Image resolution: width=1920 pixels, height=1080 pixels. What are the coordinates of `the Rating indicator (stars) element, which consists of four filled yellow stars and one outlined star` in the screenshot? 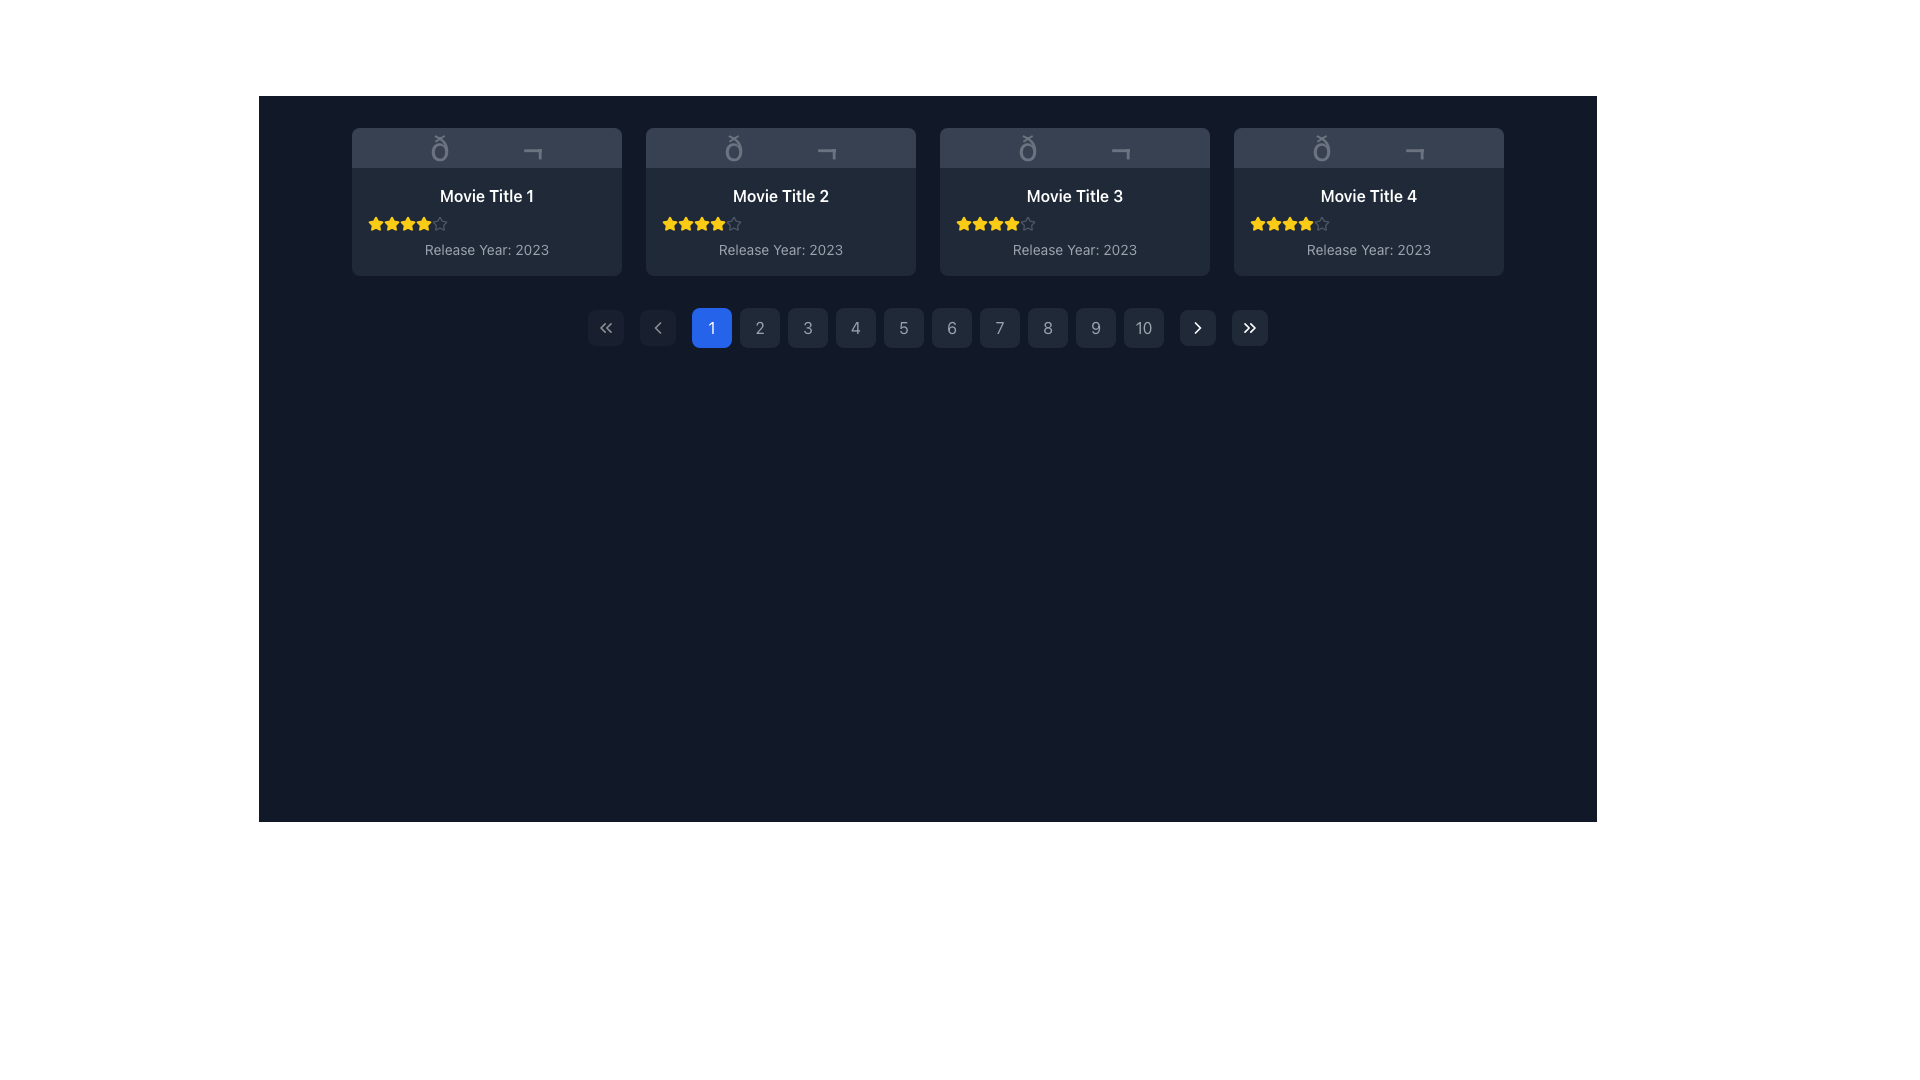 It's located at (1367, 223).